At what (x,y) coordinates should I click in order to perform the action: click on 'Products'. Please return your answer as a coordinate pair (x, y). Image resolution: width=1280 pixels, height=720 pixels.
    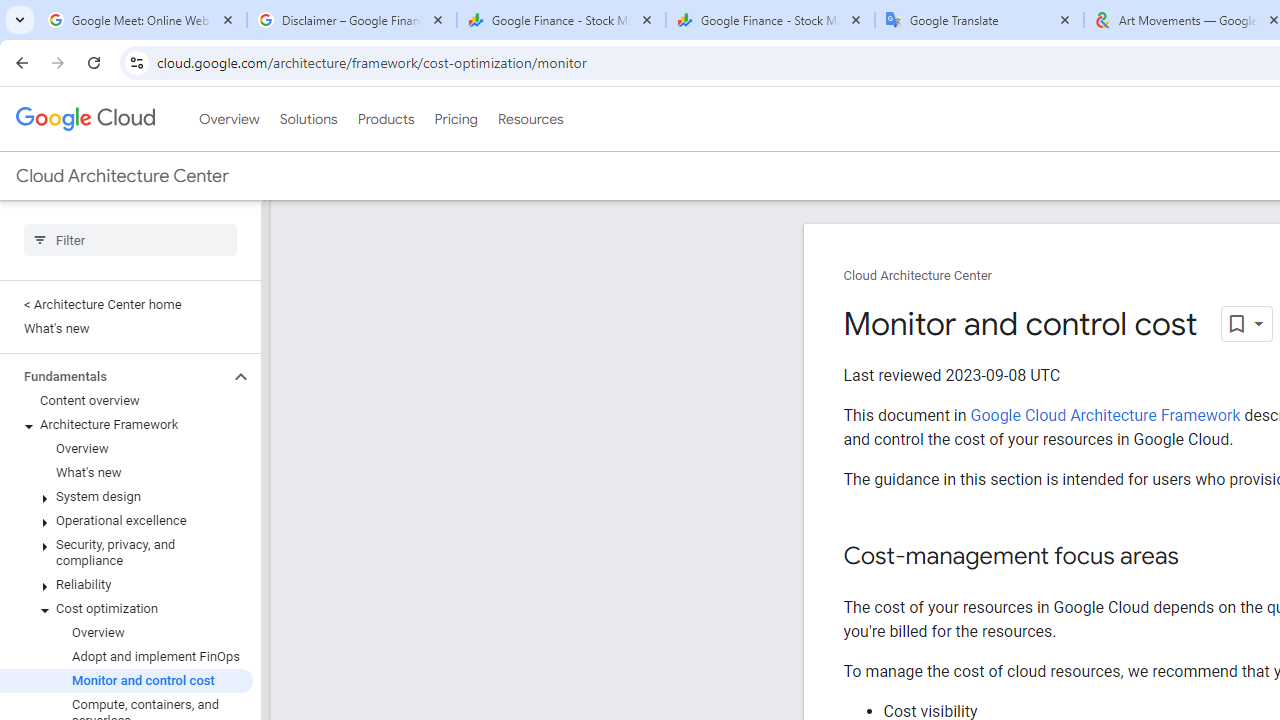
    Looking at the image, I should click on (385, 119).